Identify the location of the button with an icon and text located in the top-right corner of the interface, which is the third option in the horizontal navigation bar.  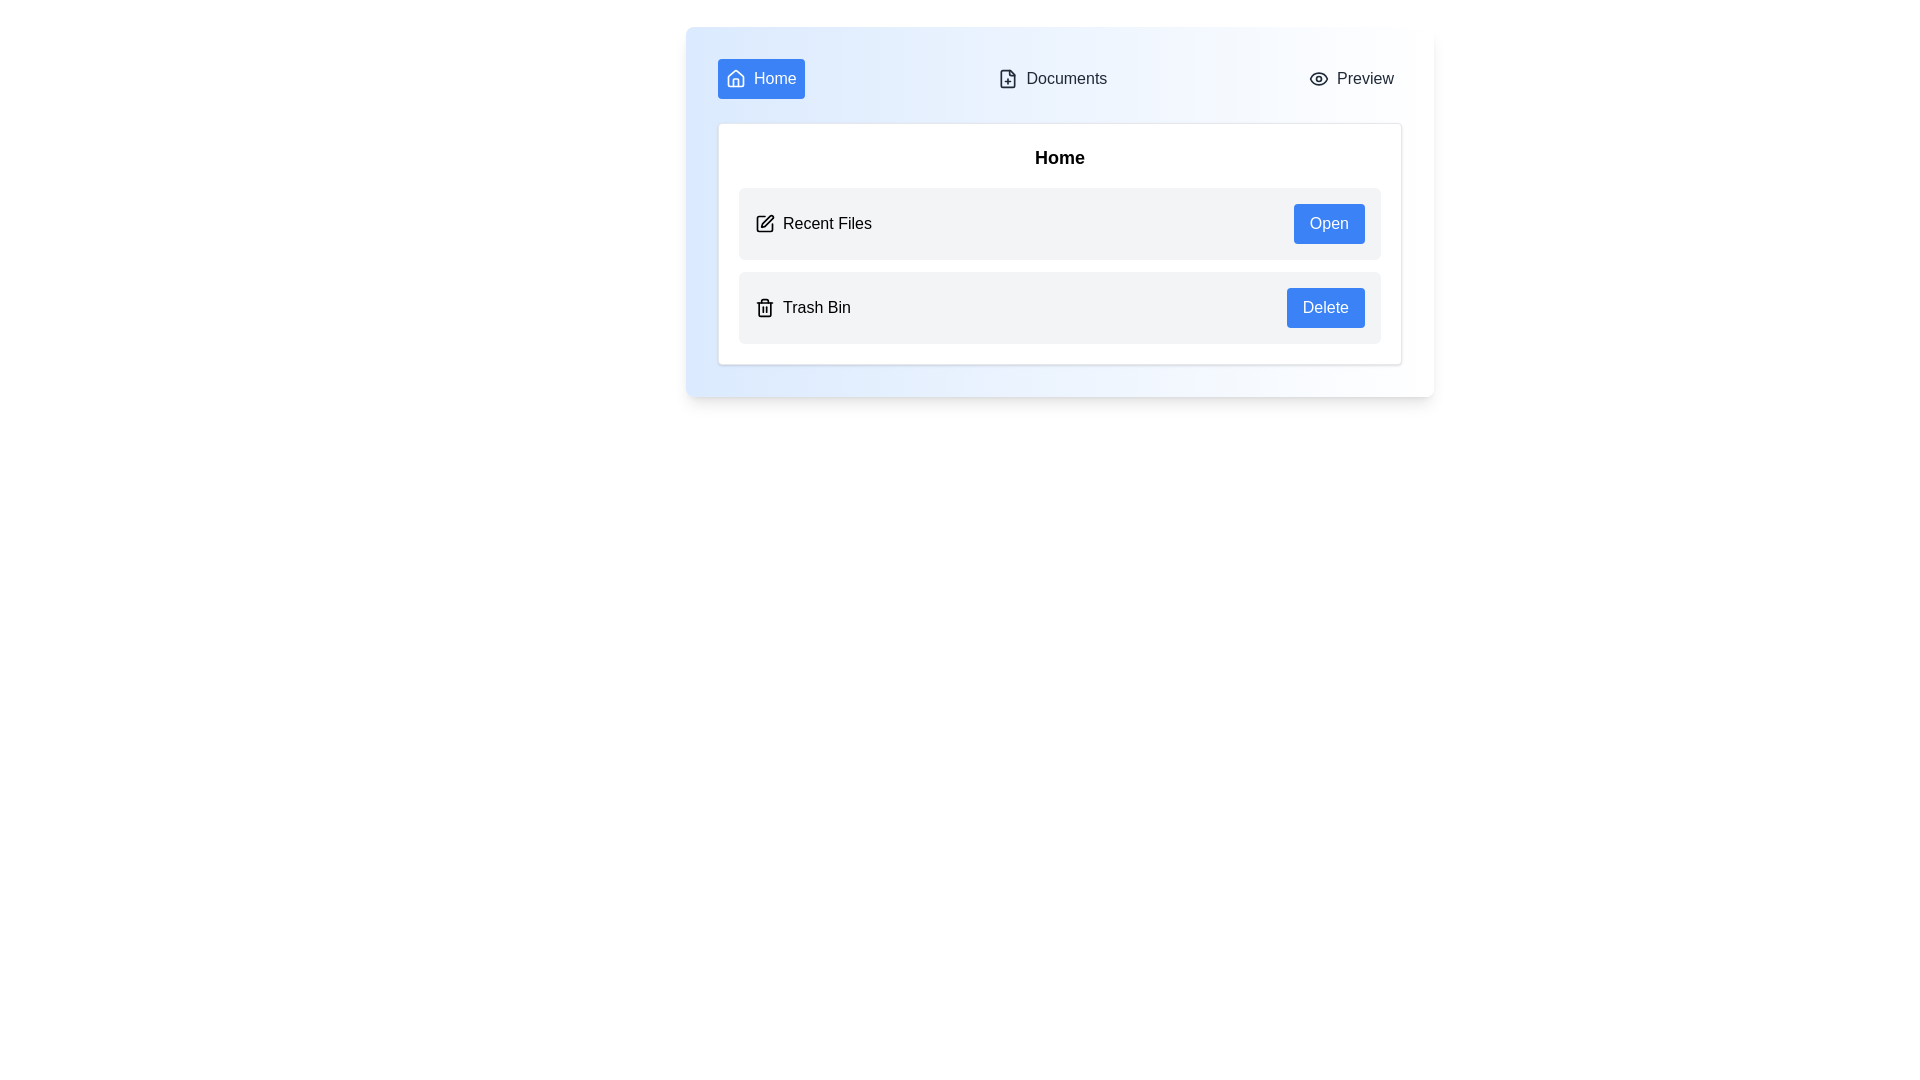
(1351, 77).